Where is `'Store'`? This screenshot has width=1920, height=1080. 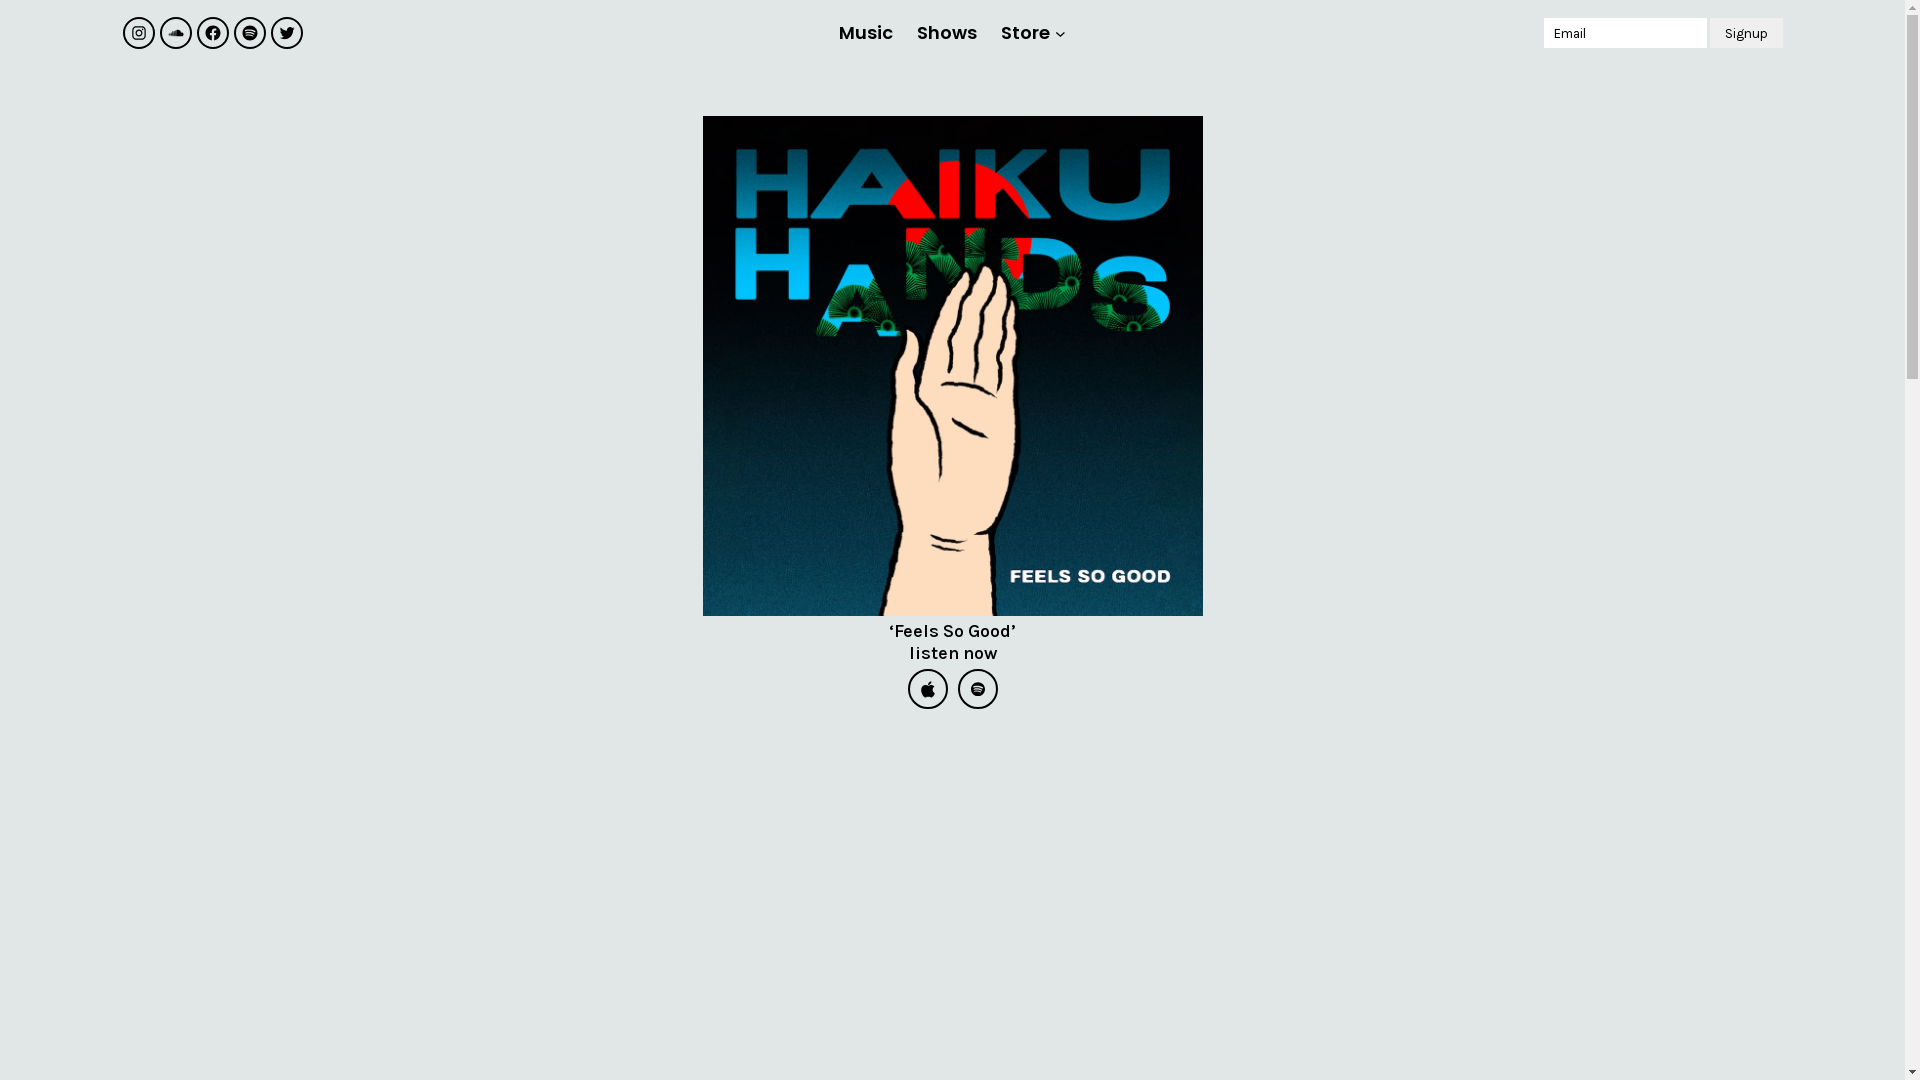 'Store' is located at coordinates (1025, 33).